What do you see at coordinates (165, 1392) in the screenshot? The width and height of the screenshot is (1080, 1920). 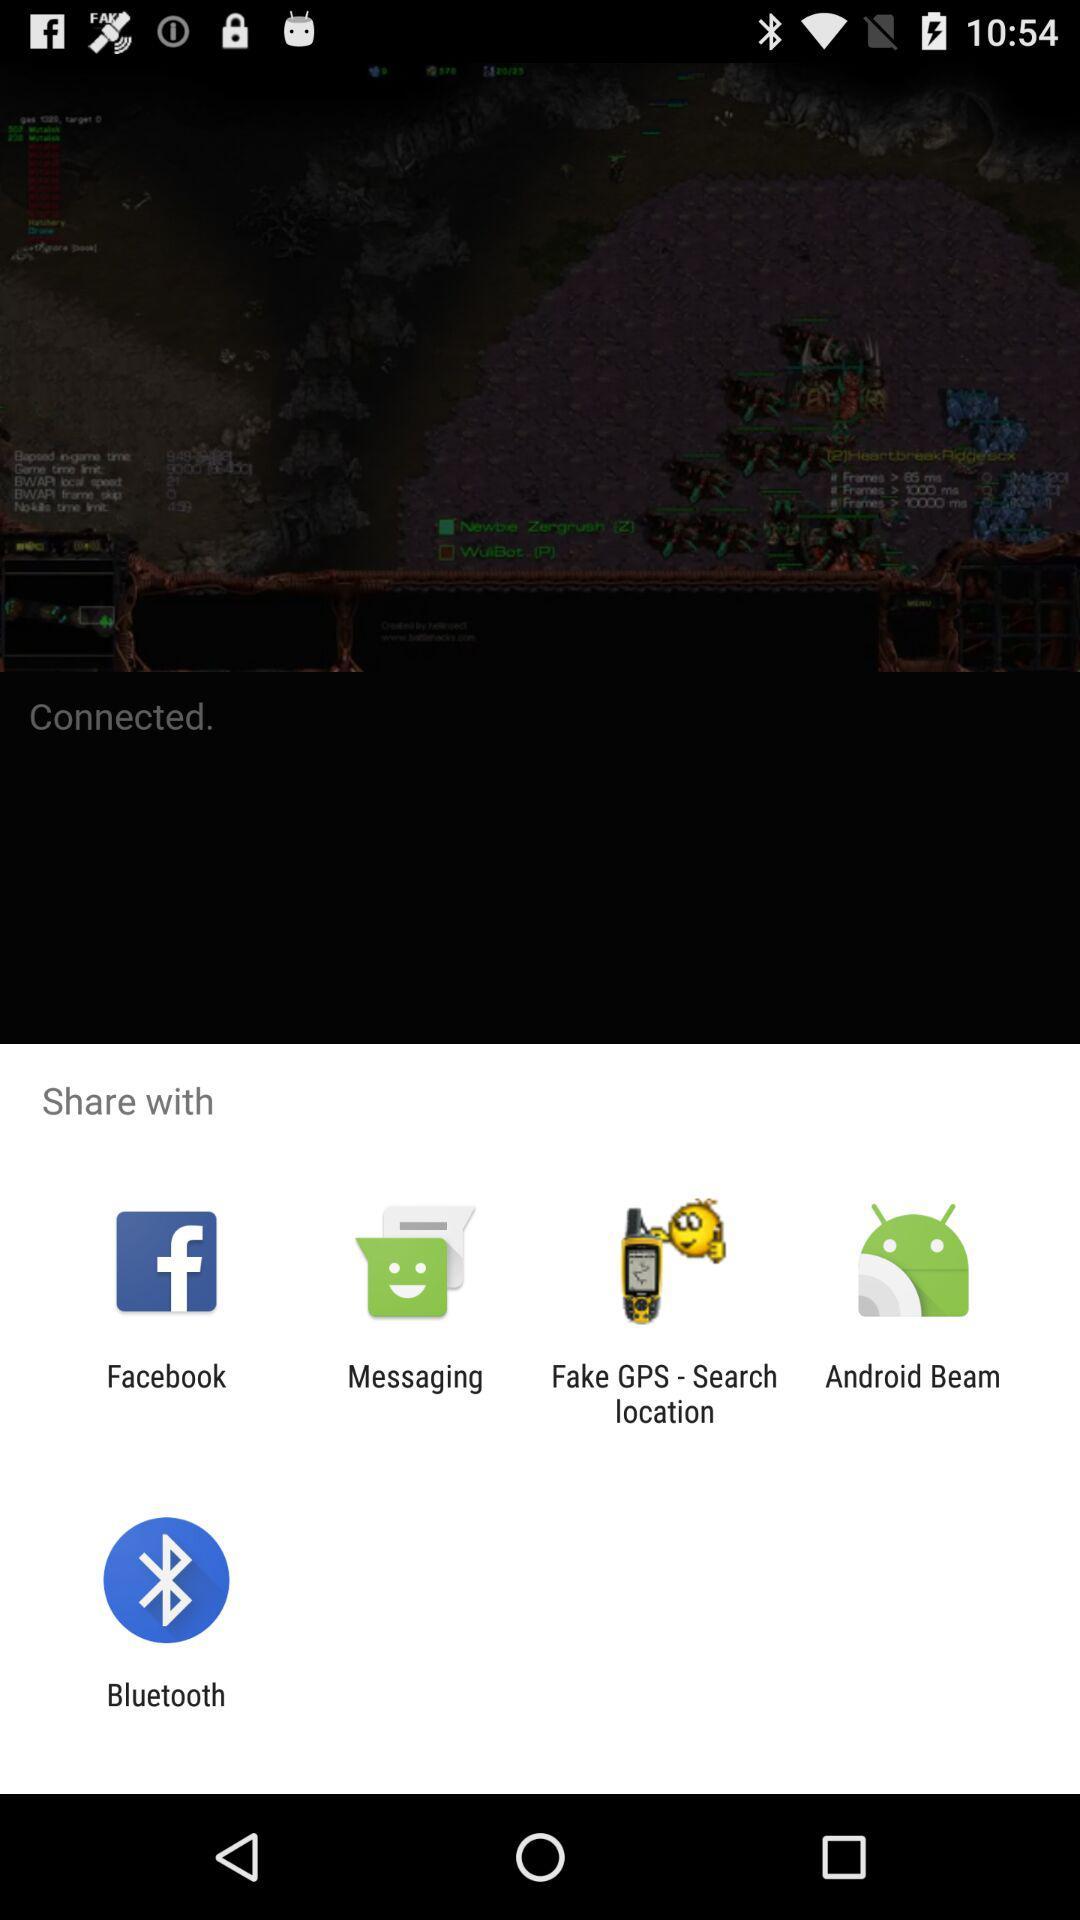 I see `app to the left of the messaging item` at bounding box center [165, 1392].